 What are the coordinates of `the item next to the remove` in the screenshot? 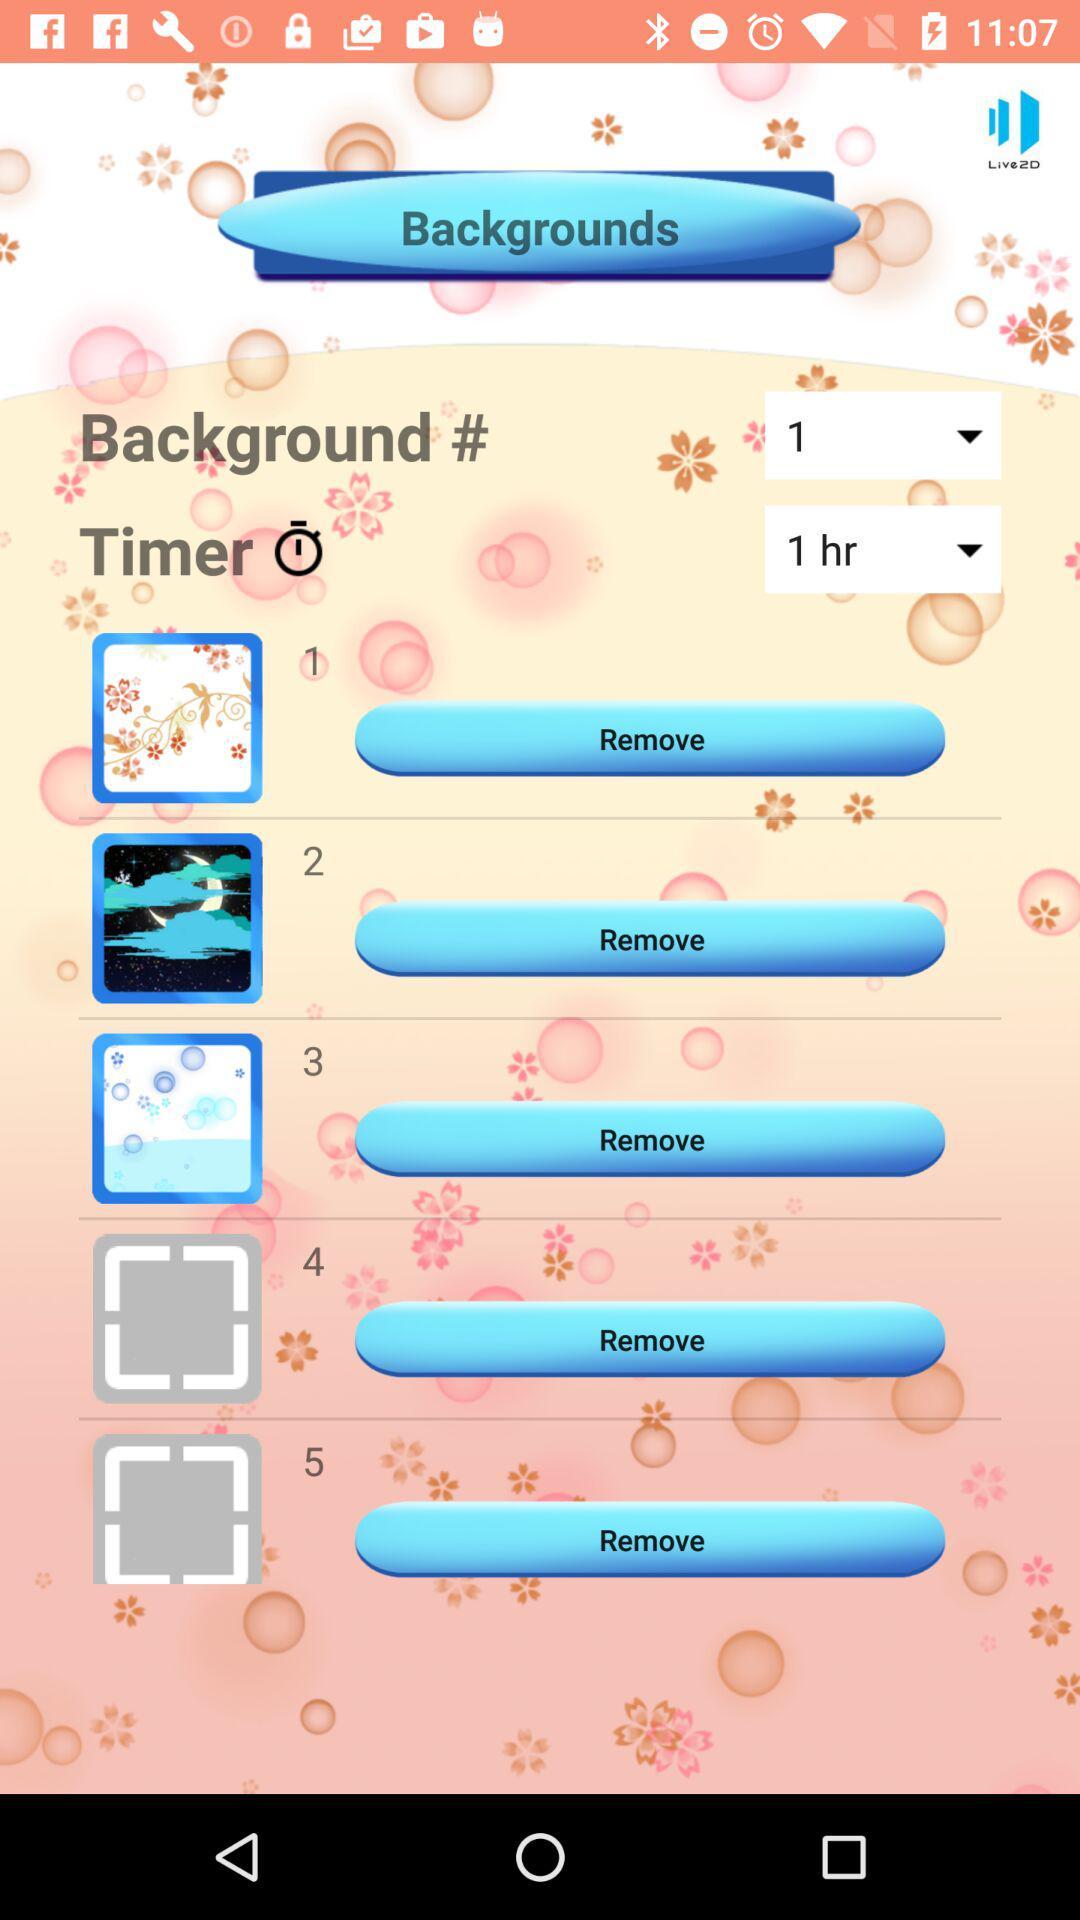 It's located at (313, 1460).